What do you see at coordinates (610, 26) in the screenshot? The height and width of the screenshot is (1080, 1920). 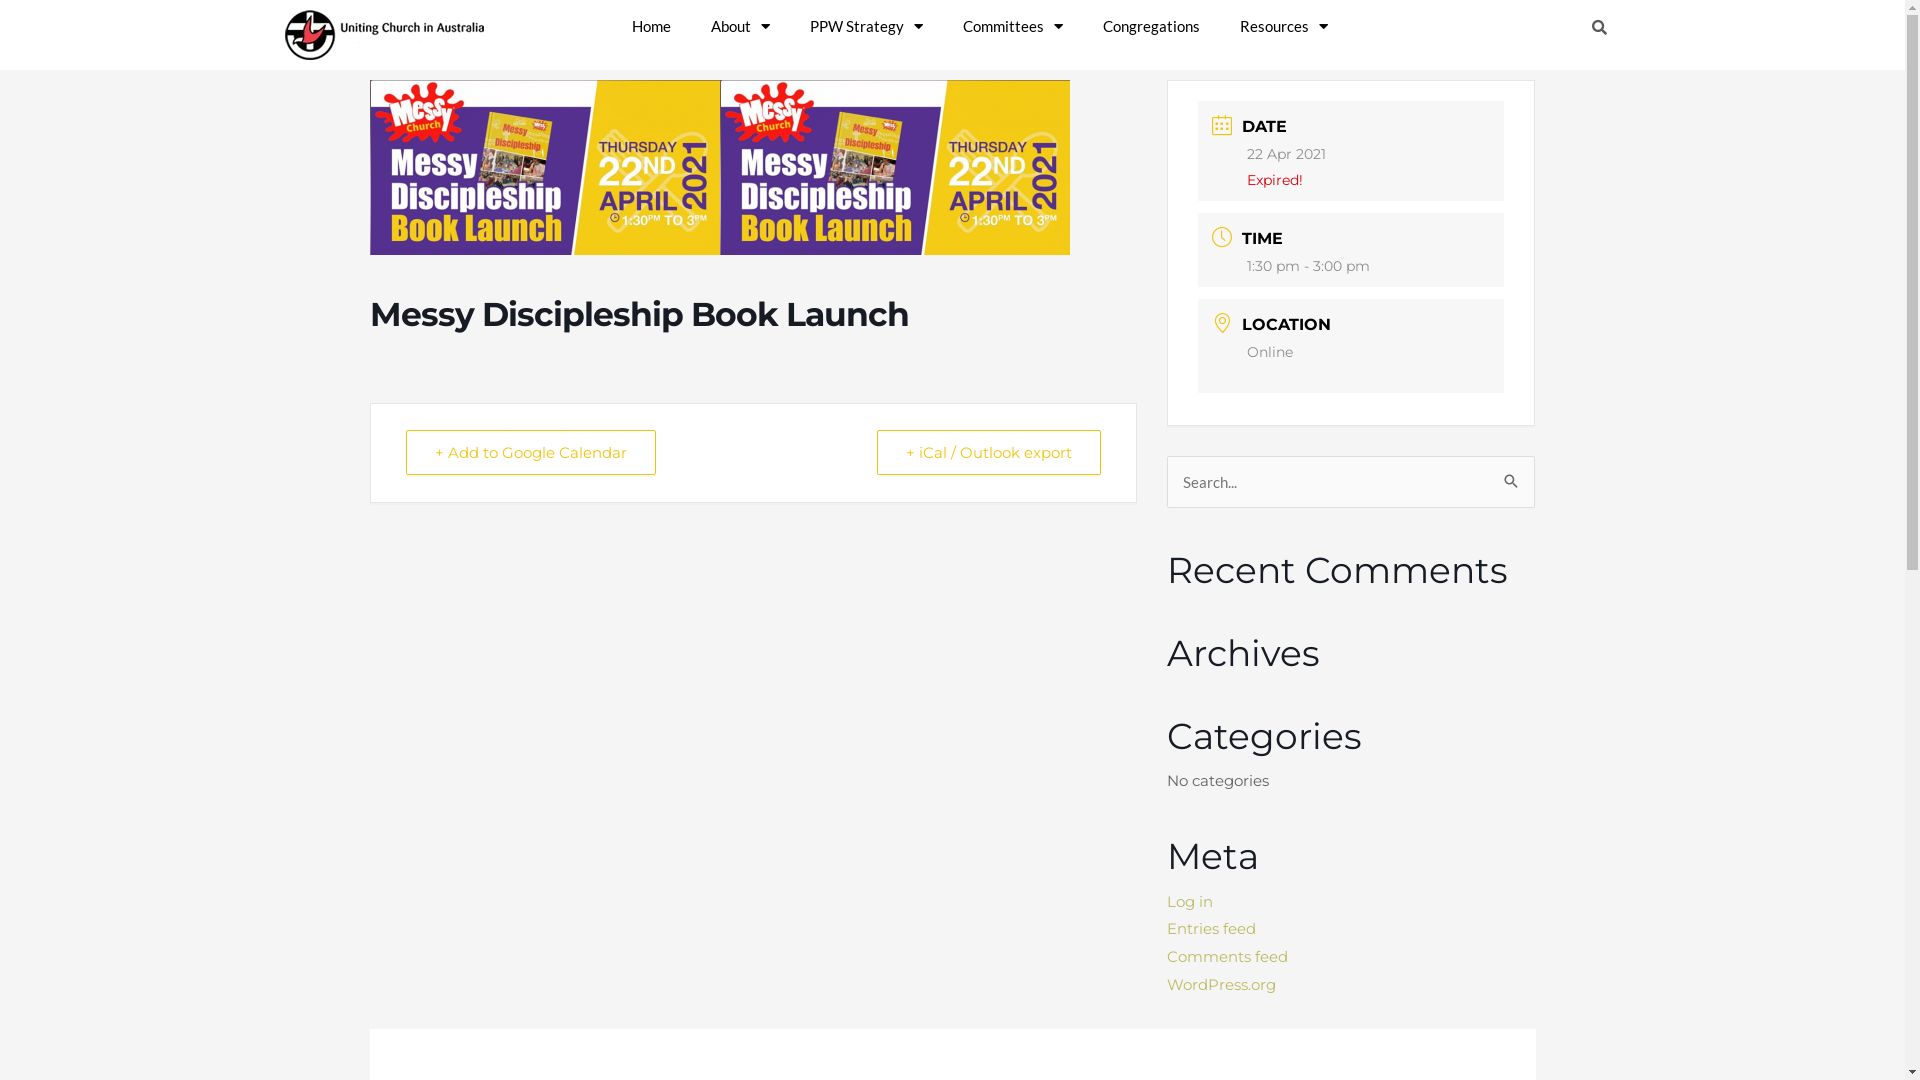 I see `'Home'` at bounding box center [610, 26].